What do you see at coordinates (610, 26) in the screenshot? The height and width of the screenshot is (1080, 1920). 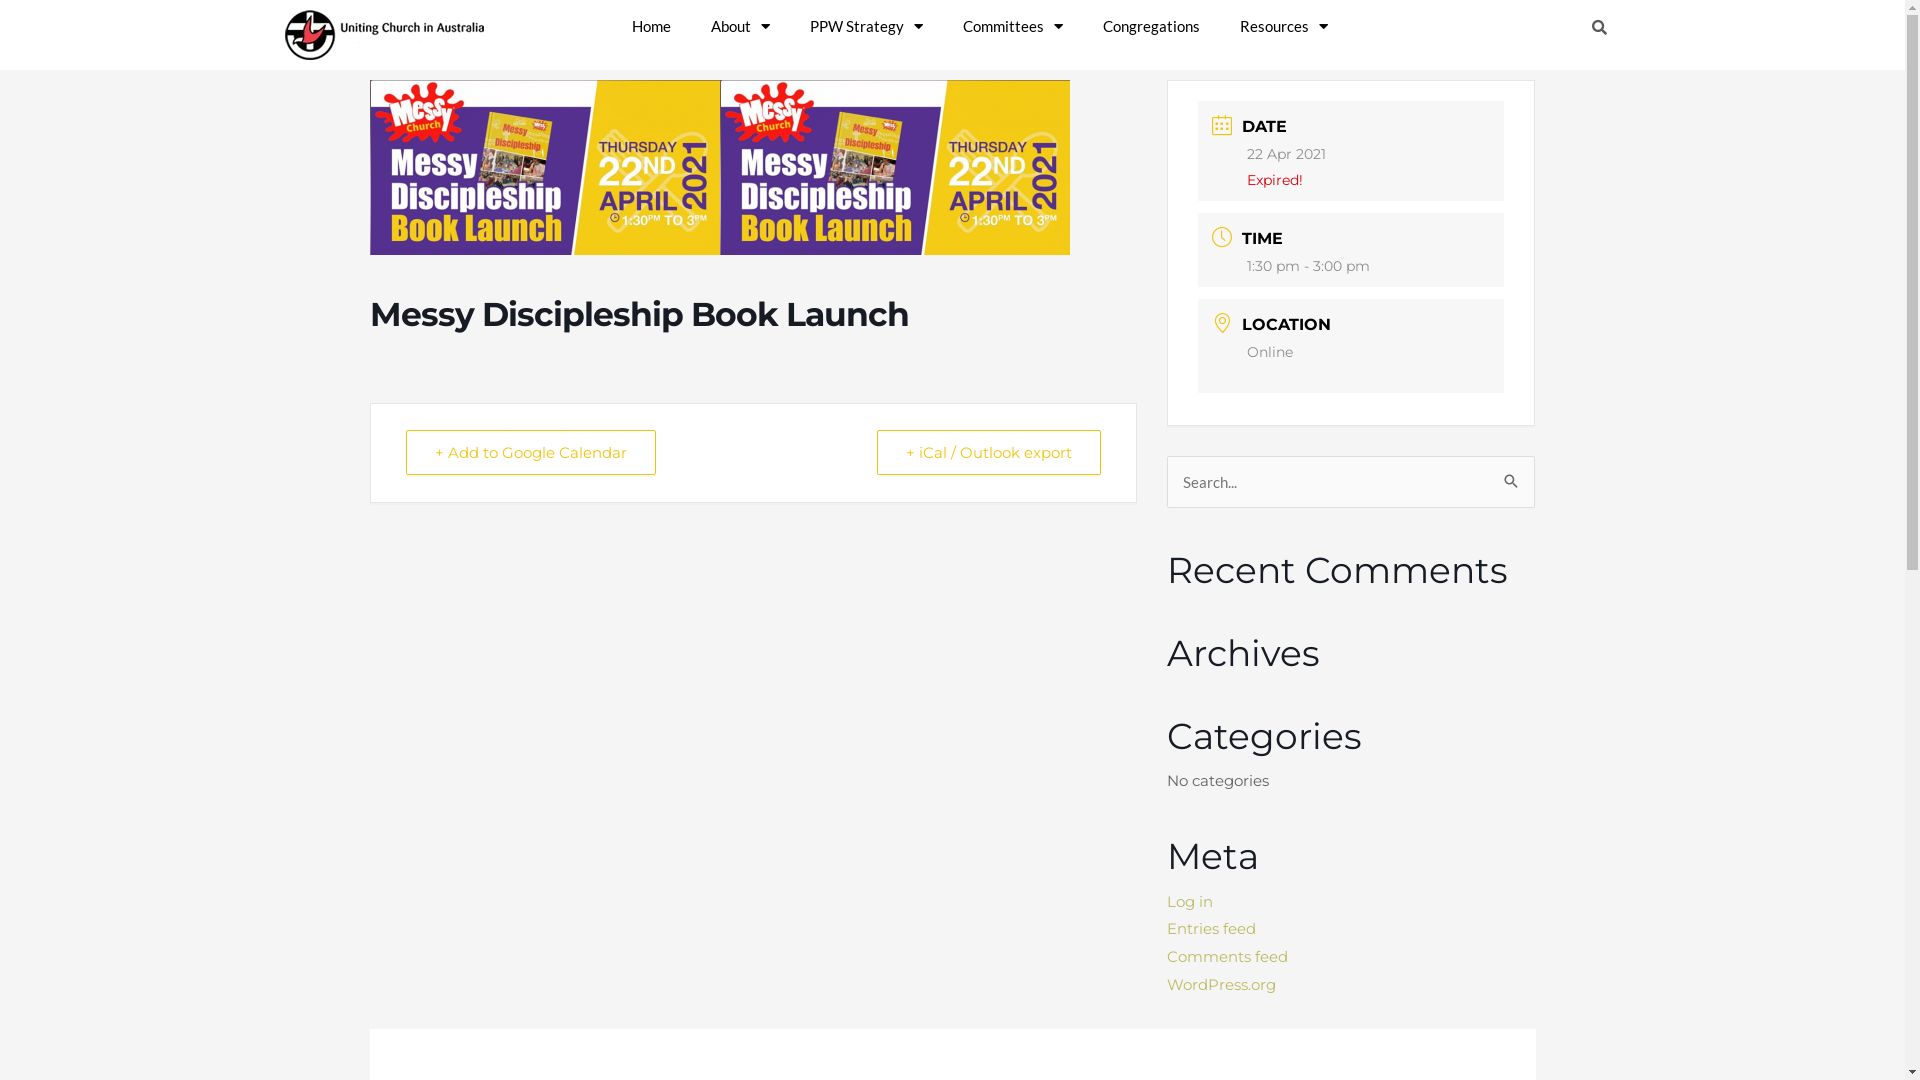 I see `'Home'` at bounding box center [610, 26].